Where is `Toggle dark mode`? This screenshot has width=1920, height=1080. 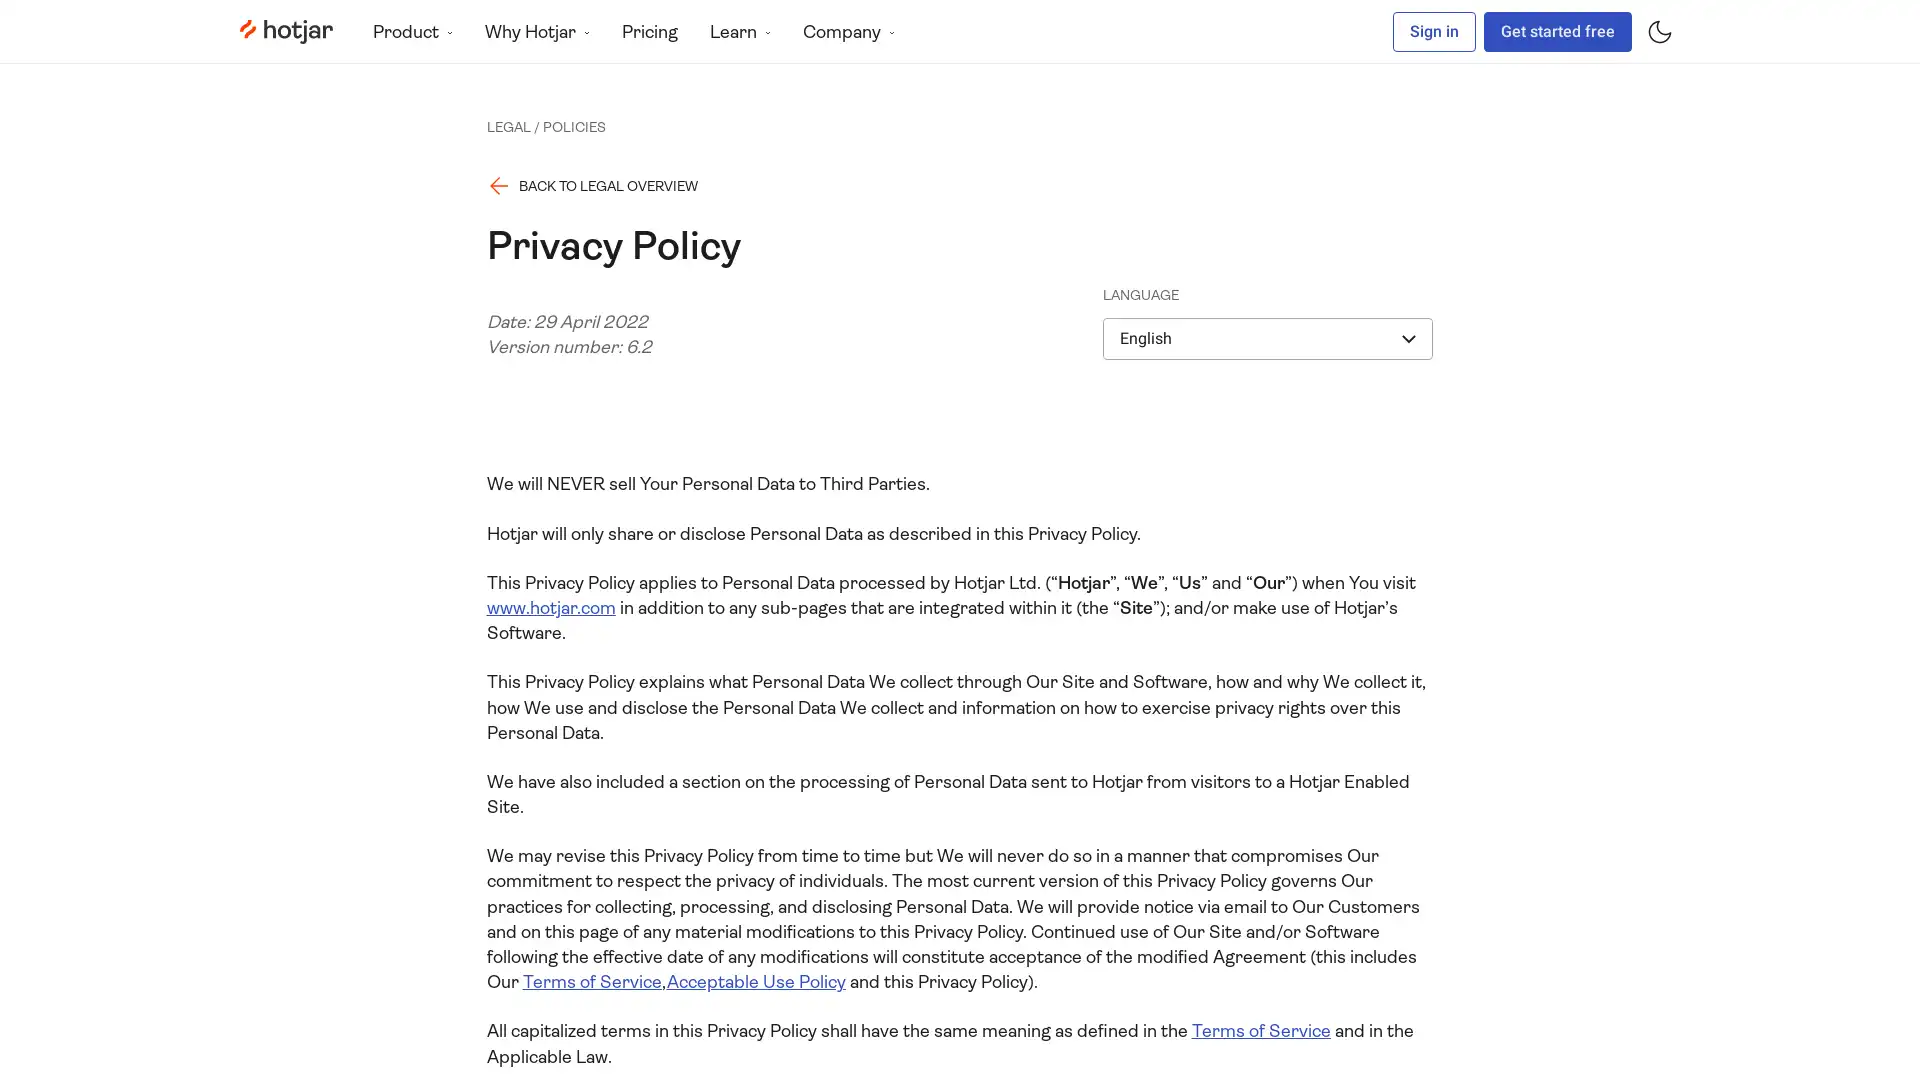 Toggle dark mode is located at coordinates (1660, 31).